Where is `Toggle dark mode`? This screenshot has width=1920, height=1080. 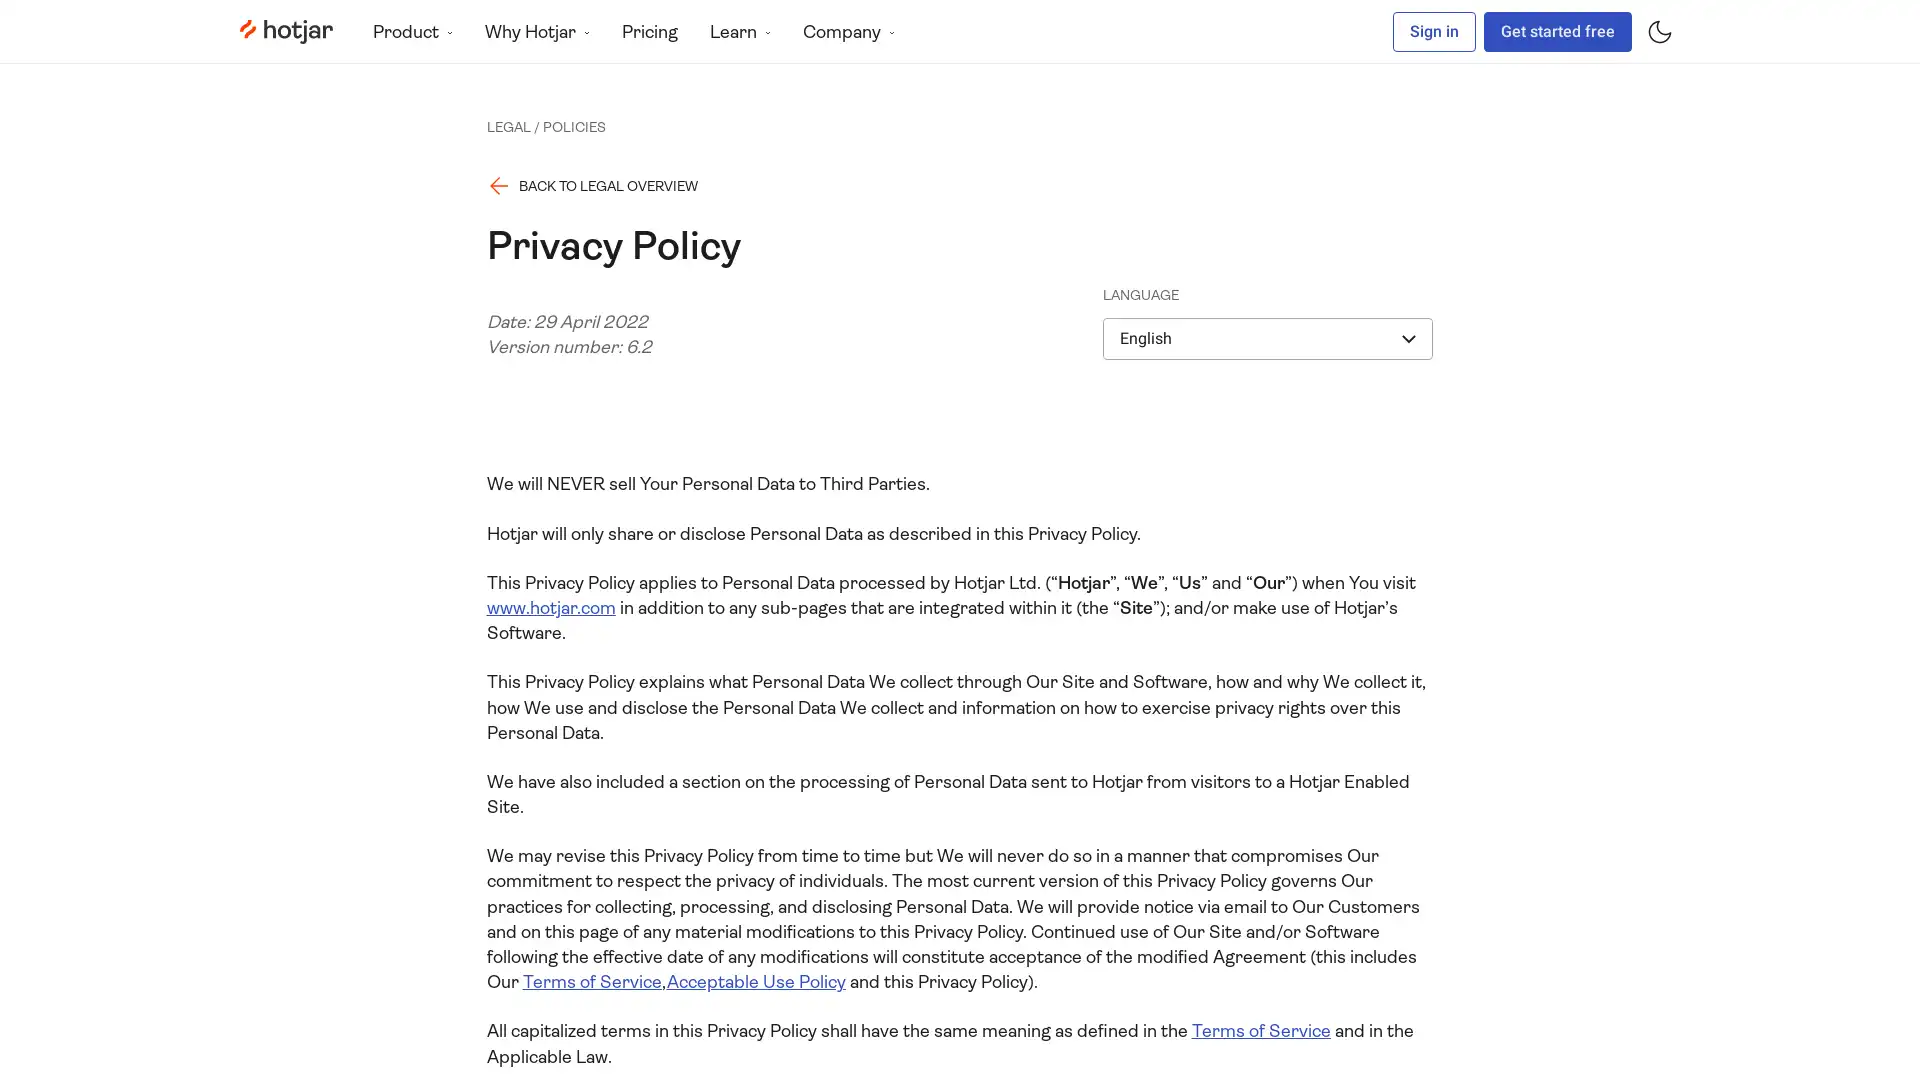 Toggle dark mode is located at coordinates (1660, 31).